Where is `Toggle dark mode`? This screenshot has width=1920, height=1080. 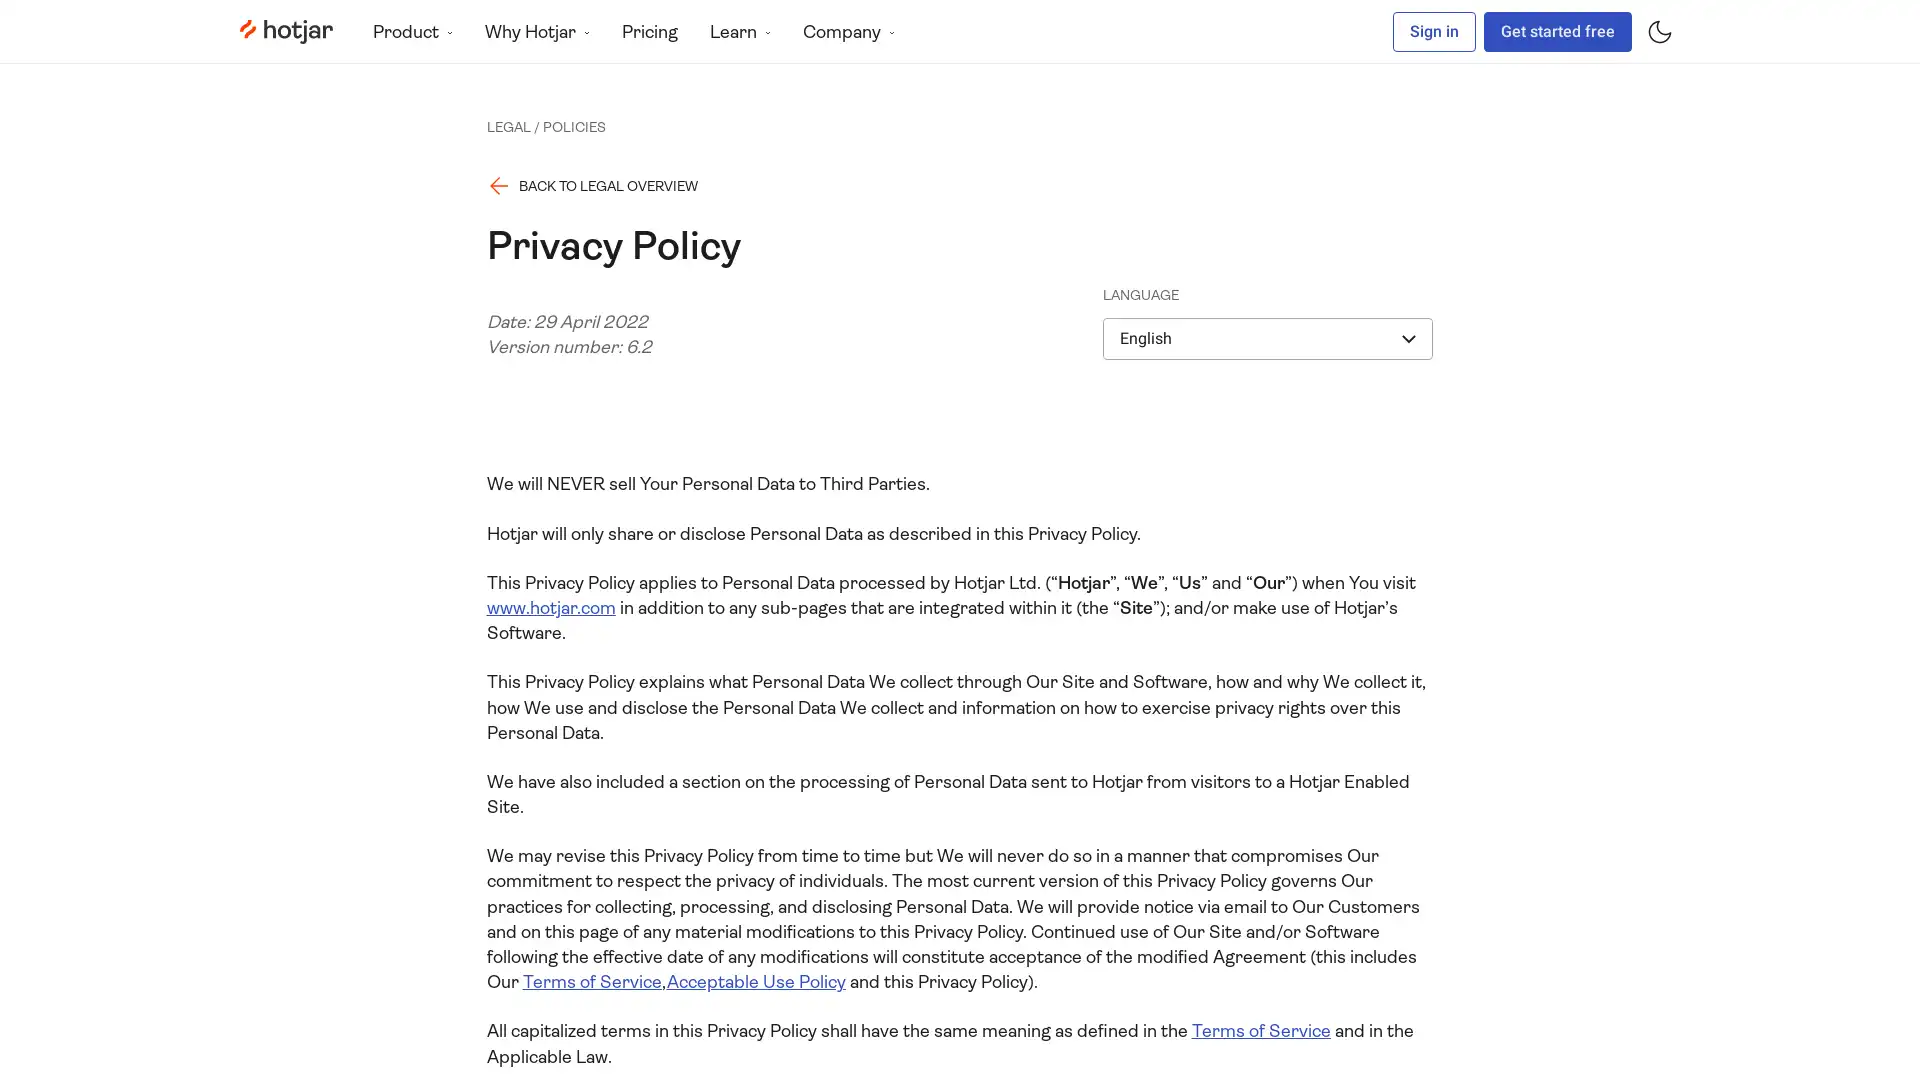 Toggle dark mode is located at coordinates (1660, 31).